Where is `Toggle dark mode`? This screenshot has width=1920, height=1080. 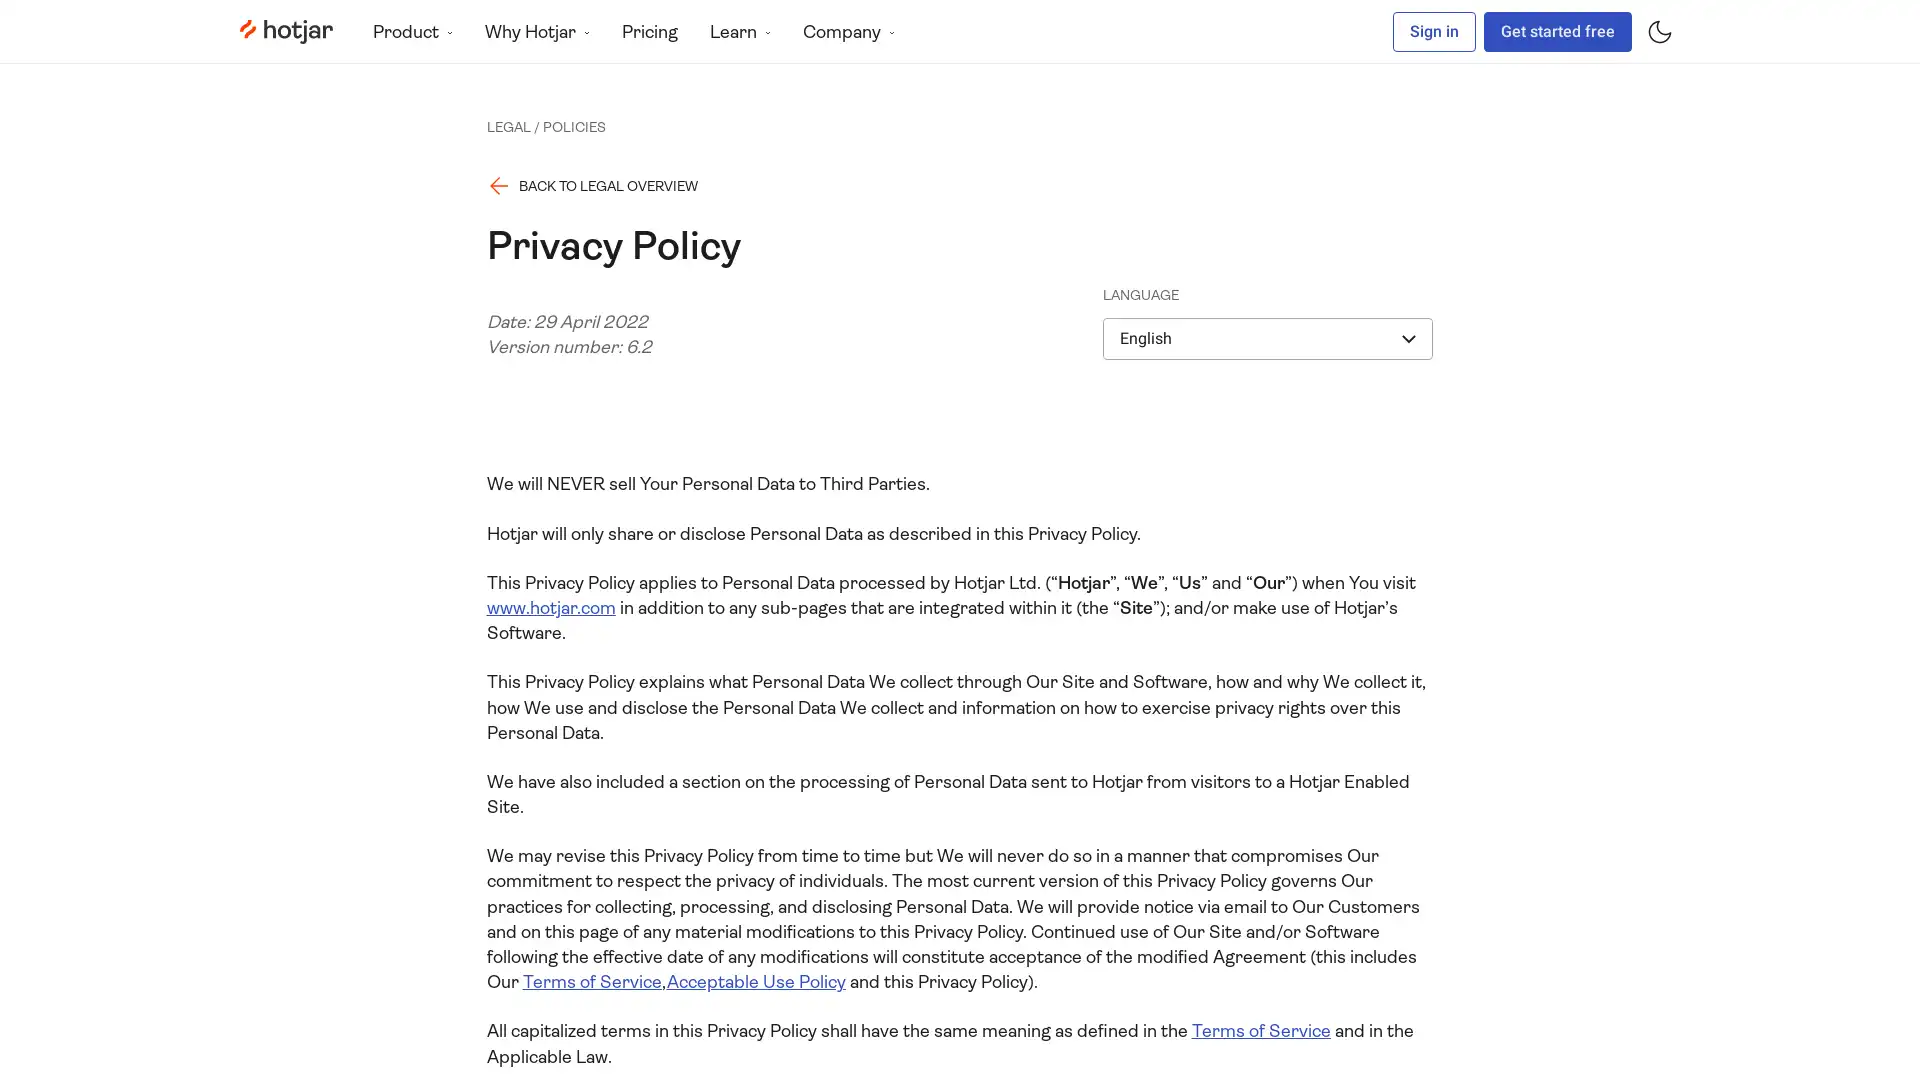 Toggle dark mode is located at coordinates (1660, 31).